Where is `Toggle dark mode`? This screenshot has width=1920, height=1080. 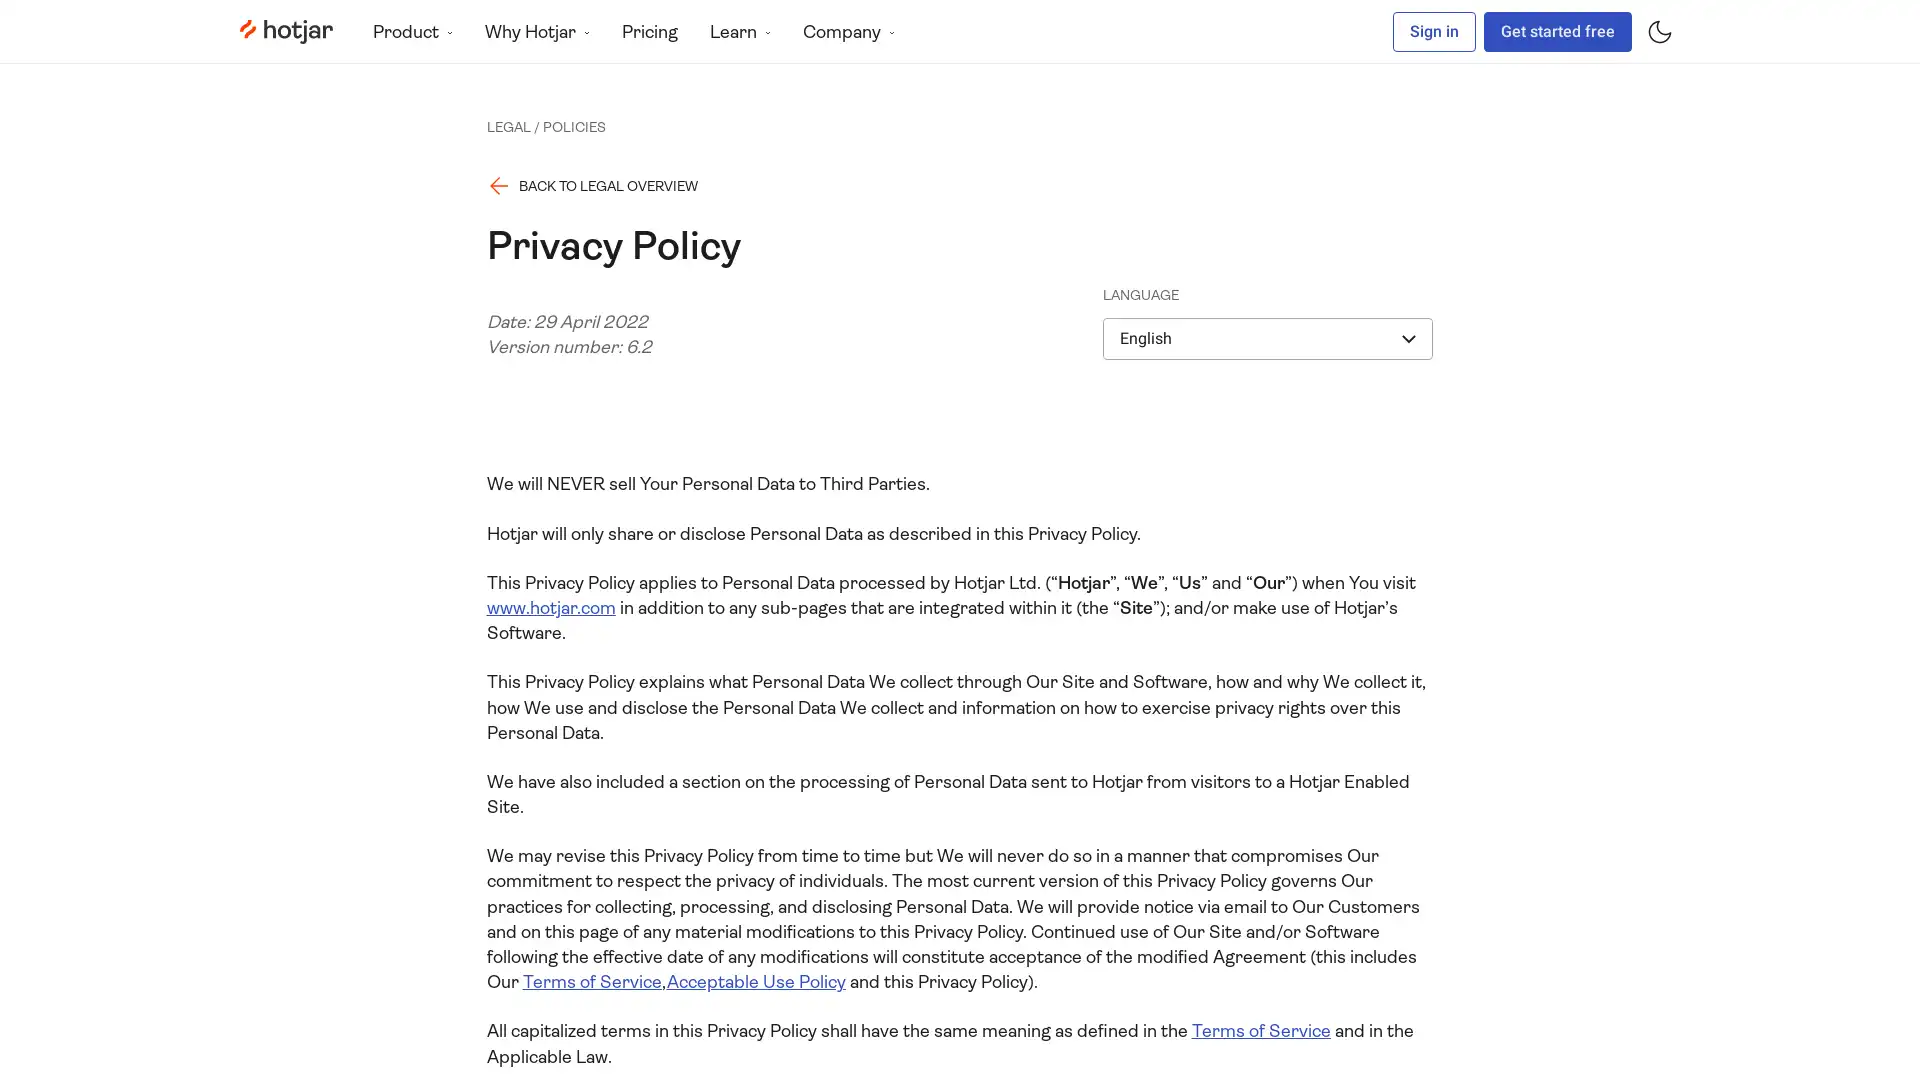 Toggle dark mode is located at coordinates (1660, 31).